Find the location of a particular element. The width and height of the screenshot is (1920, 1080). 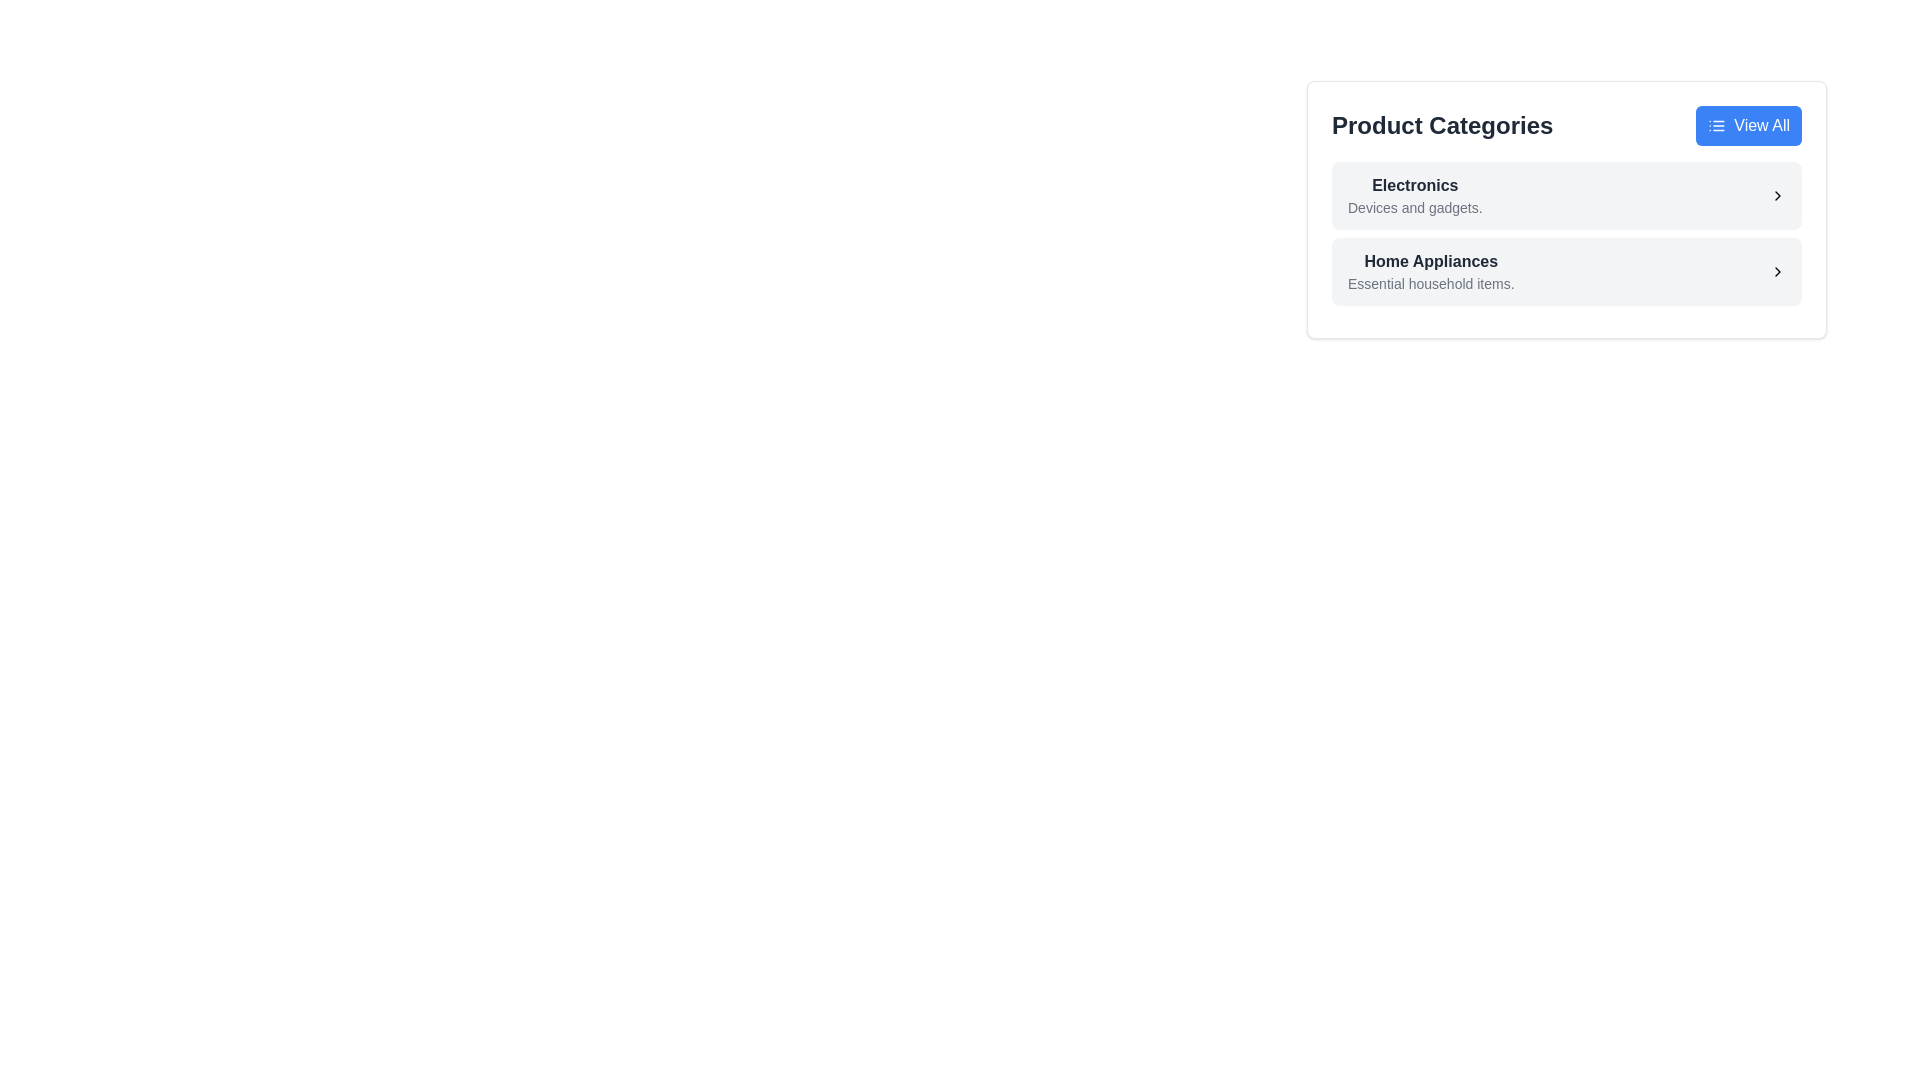

the 'Home Appliances' category button located under the 'Product Categories' section is located at coordinates (1565, 272).